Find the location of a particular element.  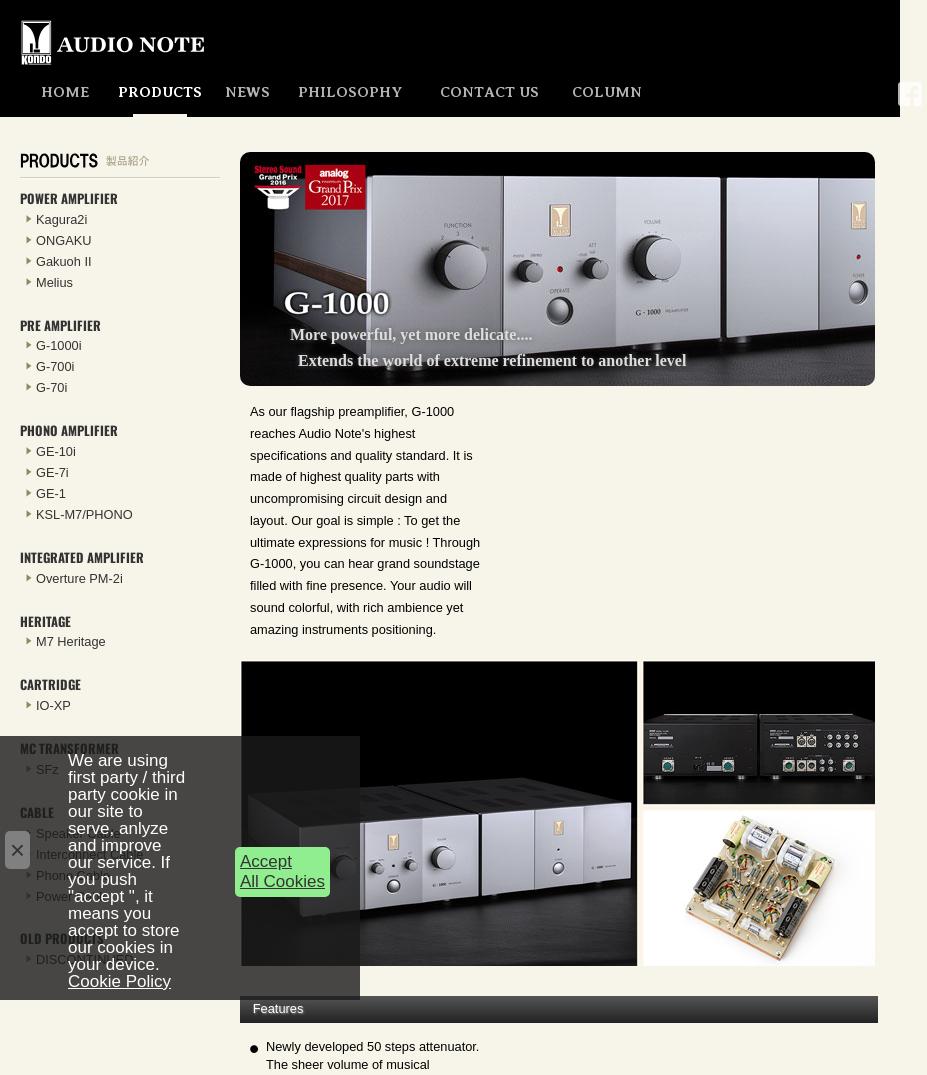

'GE-7i' is located at coordinates (51, 471).